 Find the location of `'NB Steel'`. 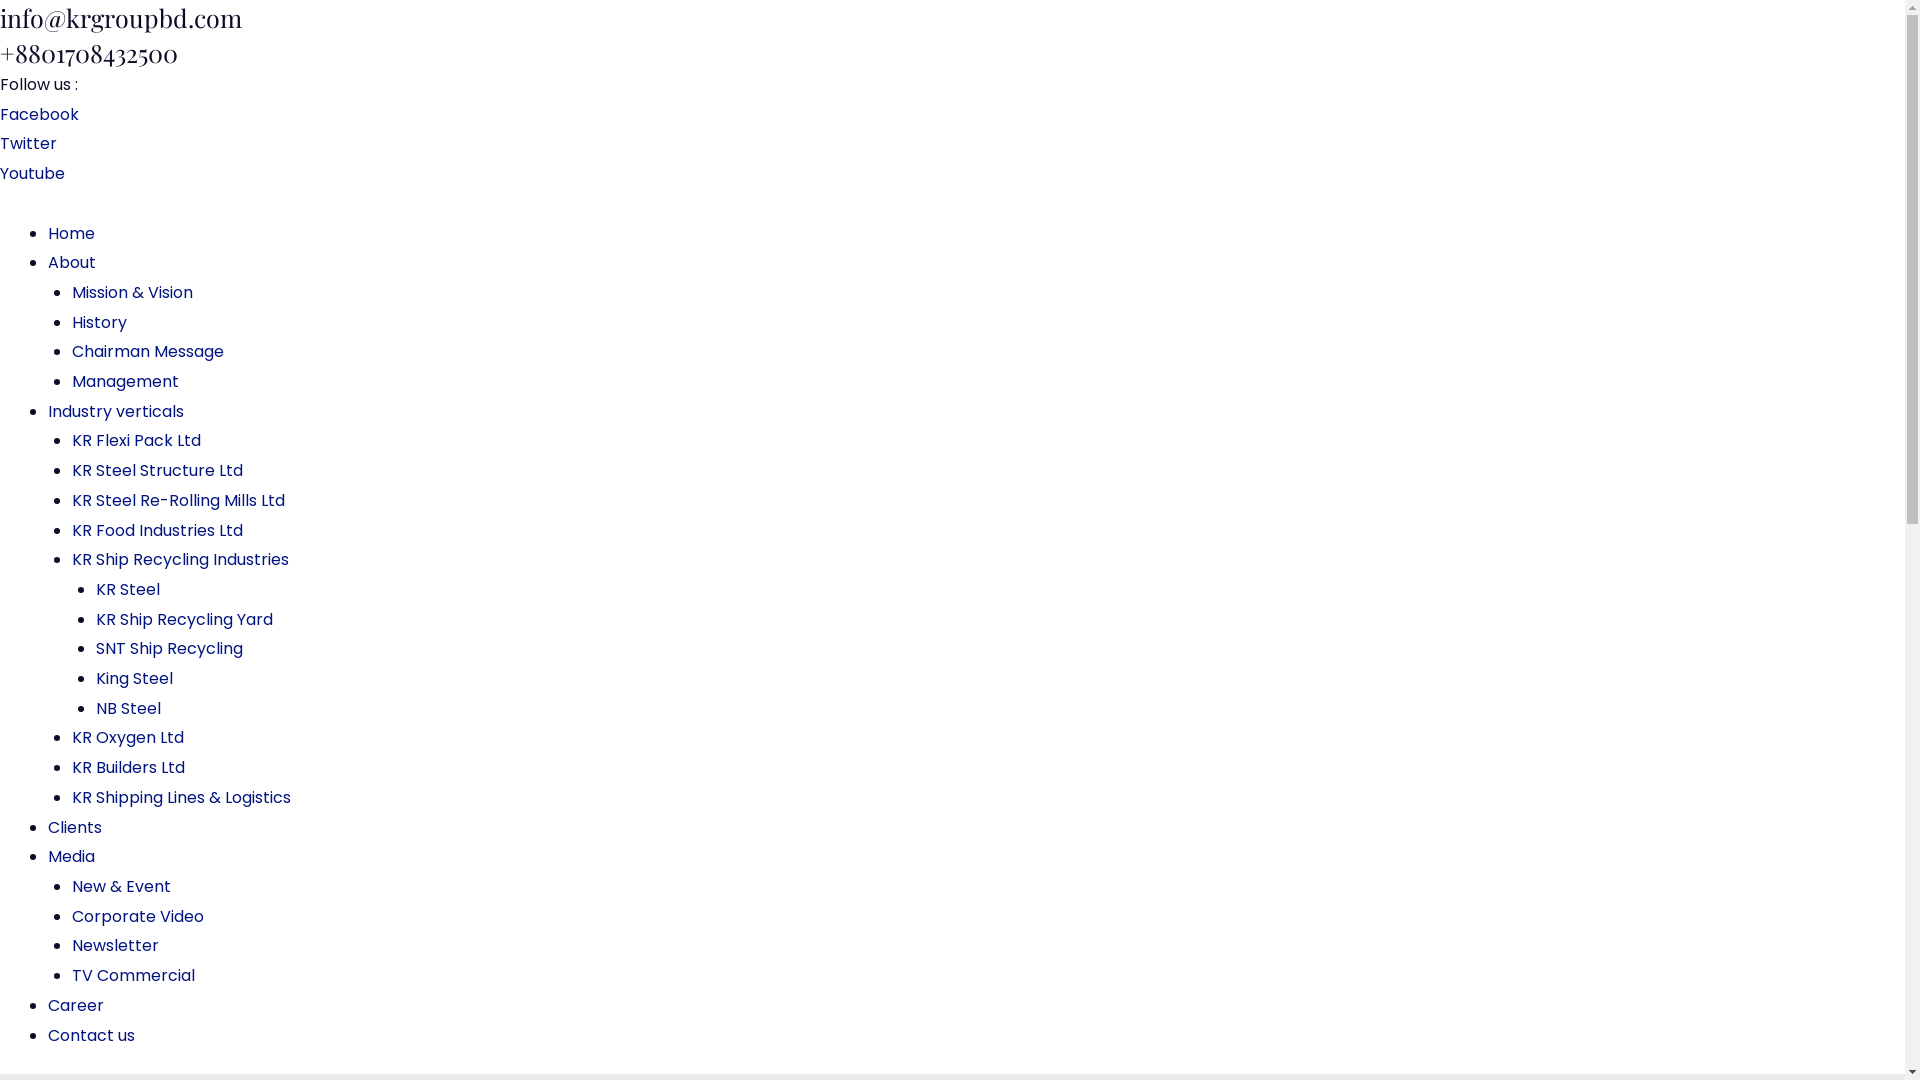

'NB Steel' is located at coordinates (127, 707).